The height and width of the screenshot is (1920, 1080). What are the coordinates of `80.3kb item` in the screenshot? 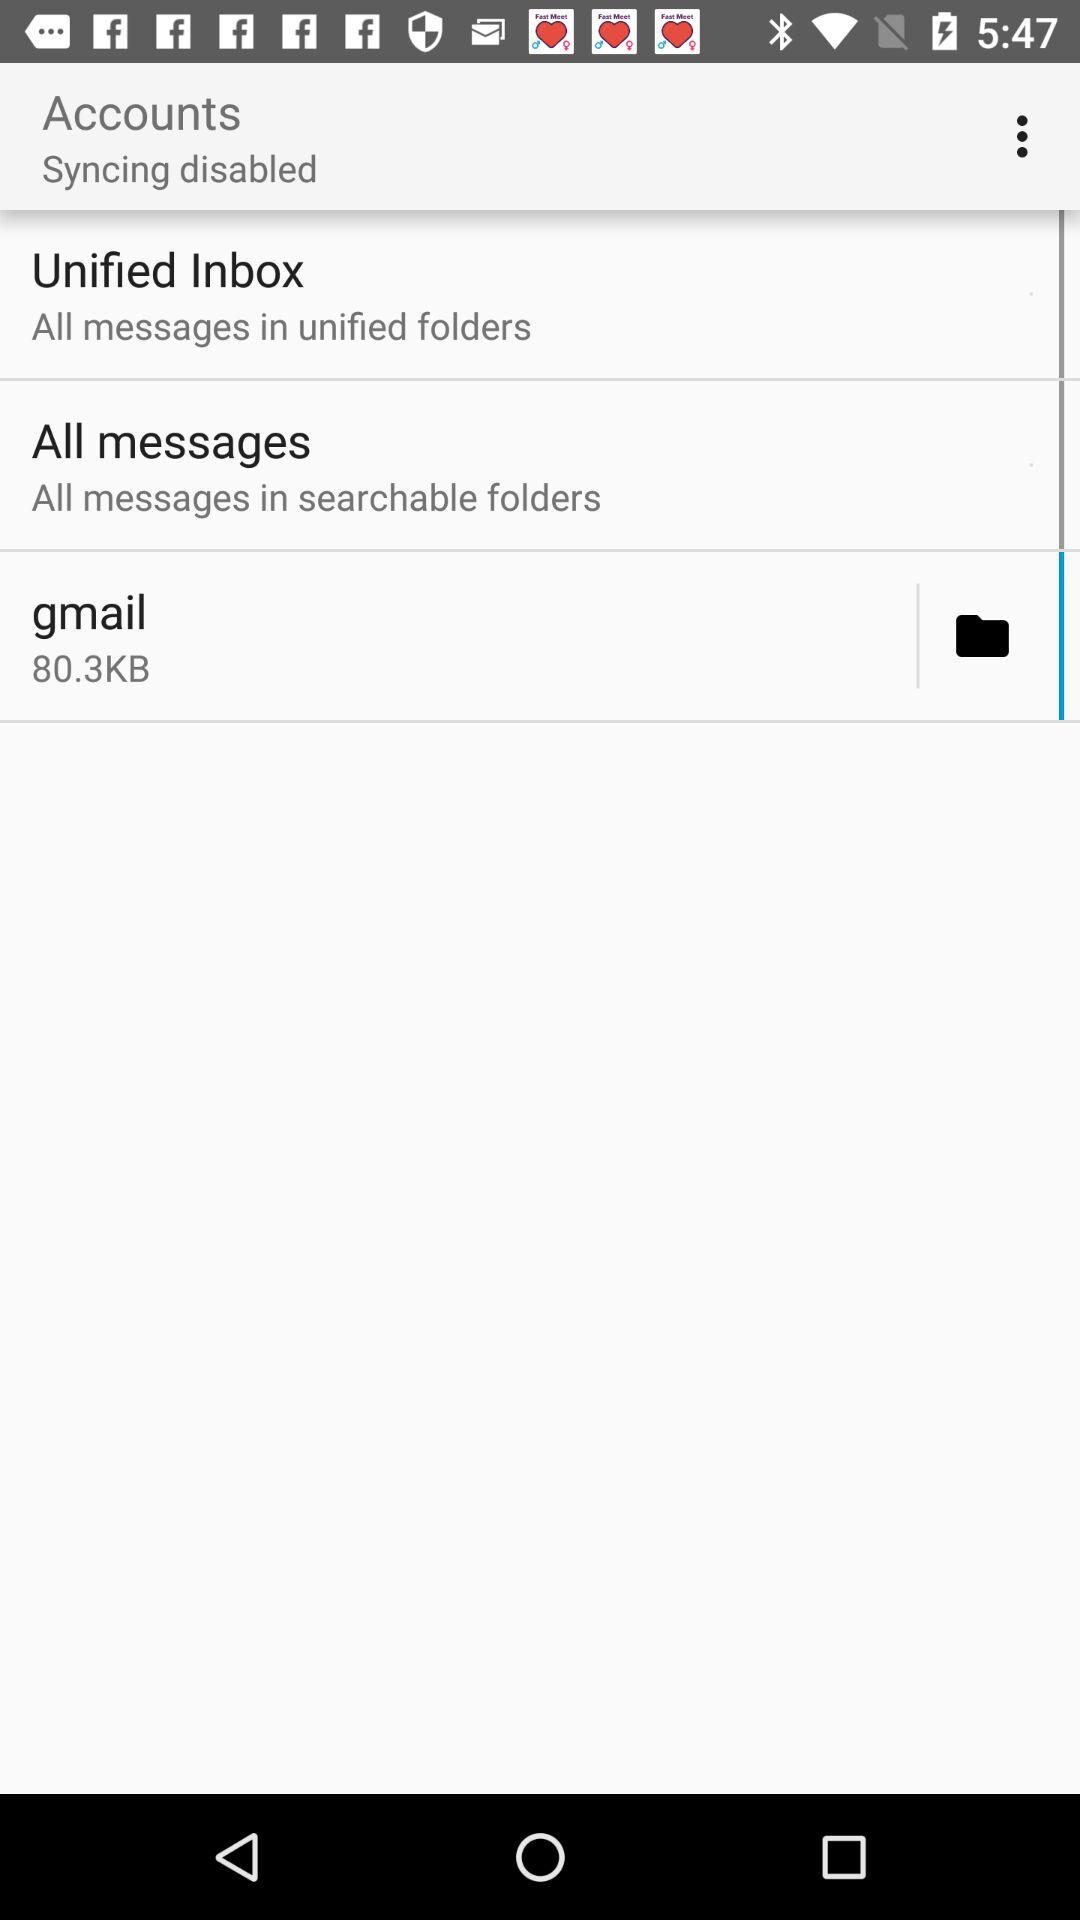 It's located at (468, 667).